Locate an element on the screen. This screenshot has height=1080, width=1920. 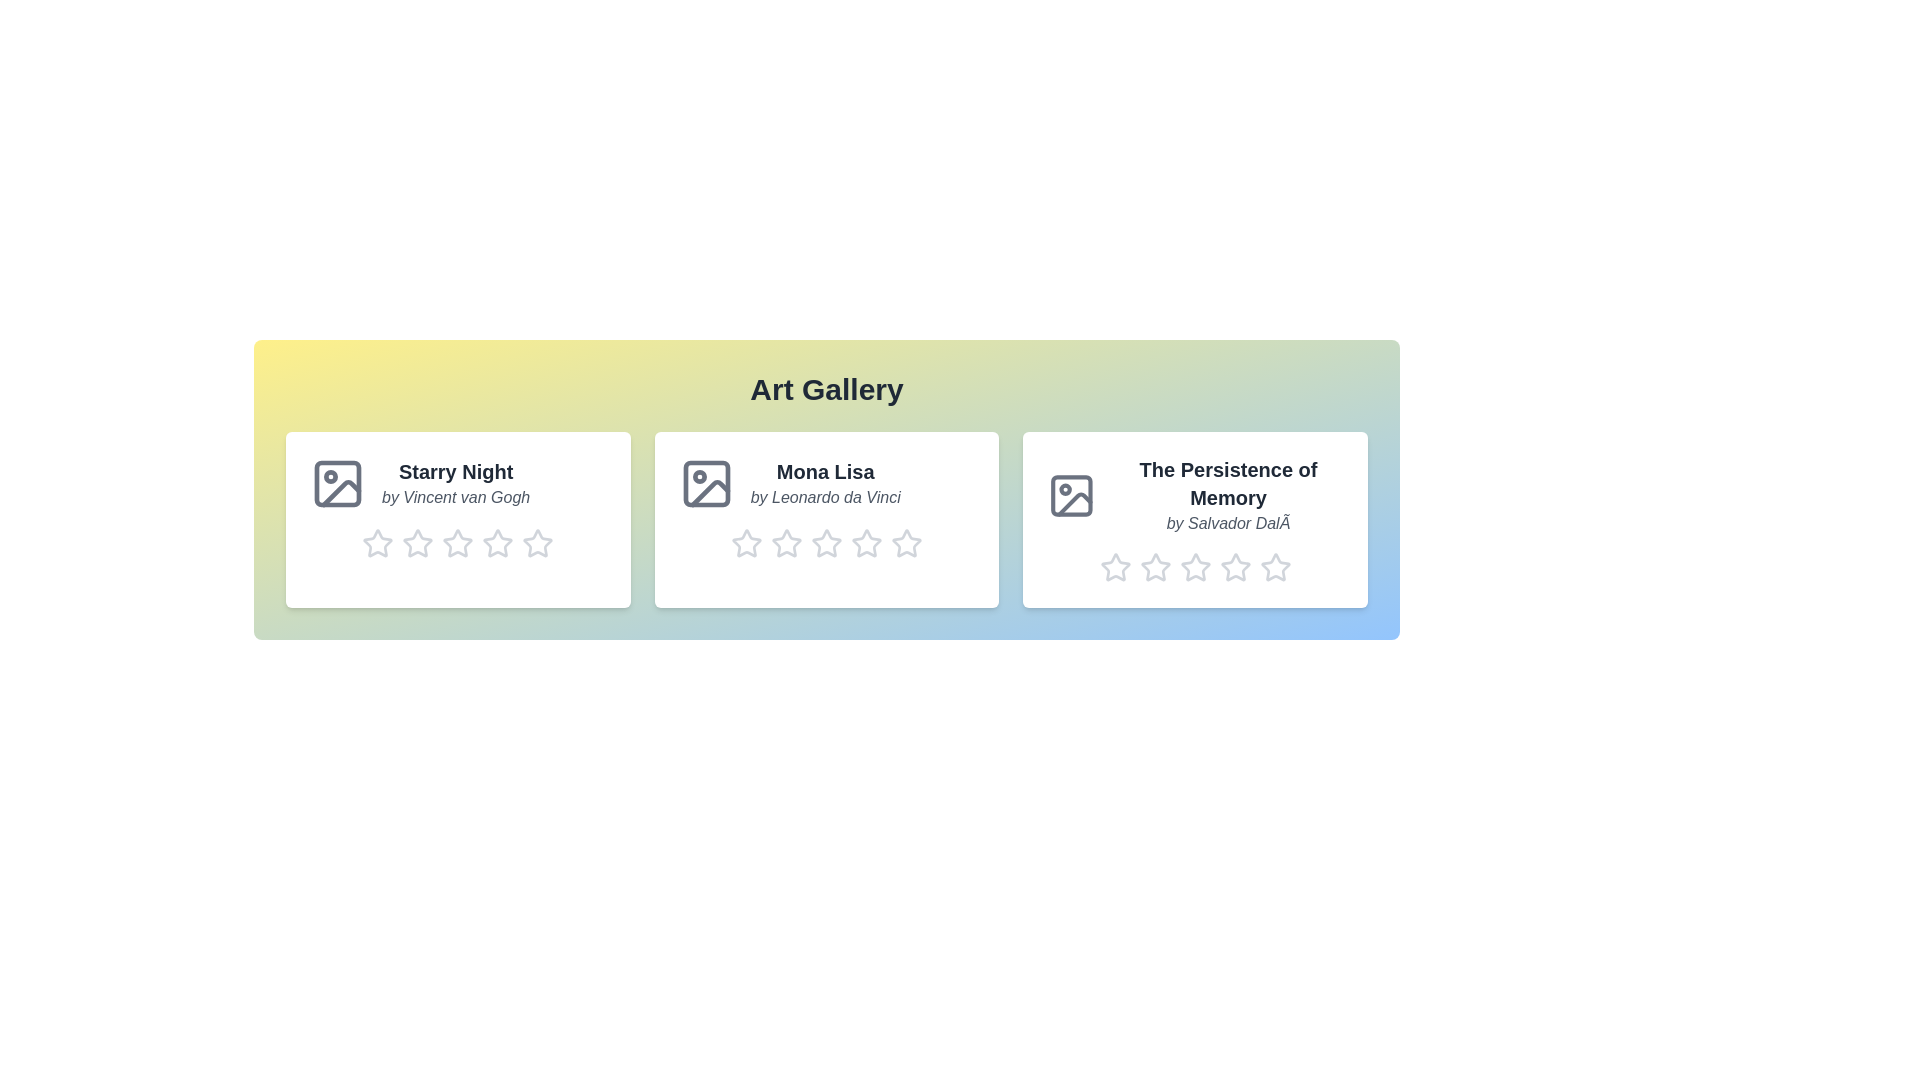
the rating of artwork 3 to 1 stars is located at coordinates (1098, 567).